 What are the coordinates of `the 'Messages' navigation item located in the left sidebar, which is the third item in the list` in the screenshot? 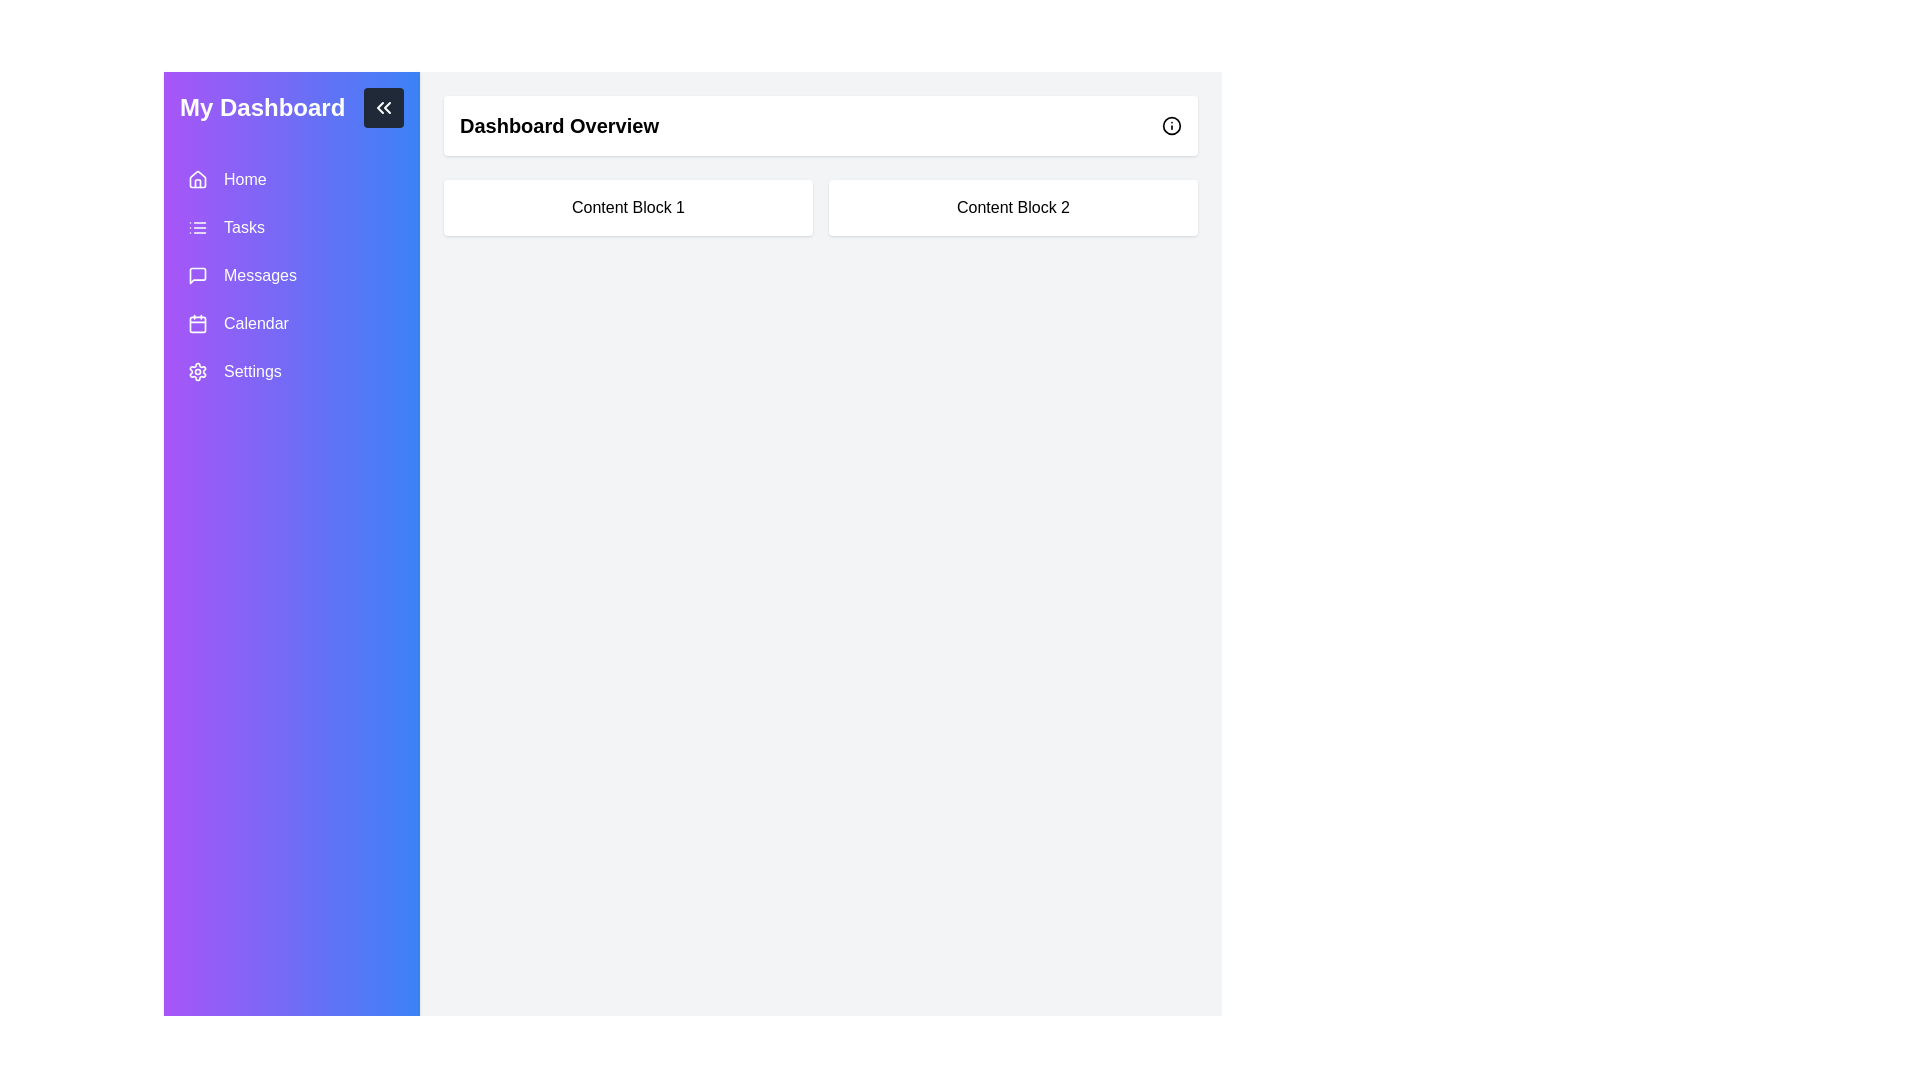 It's located at (291, 276).